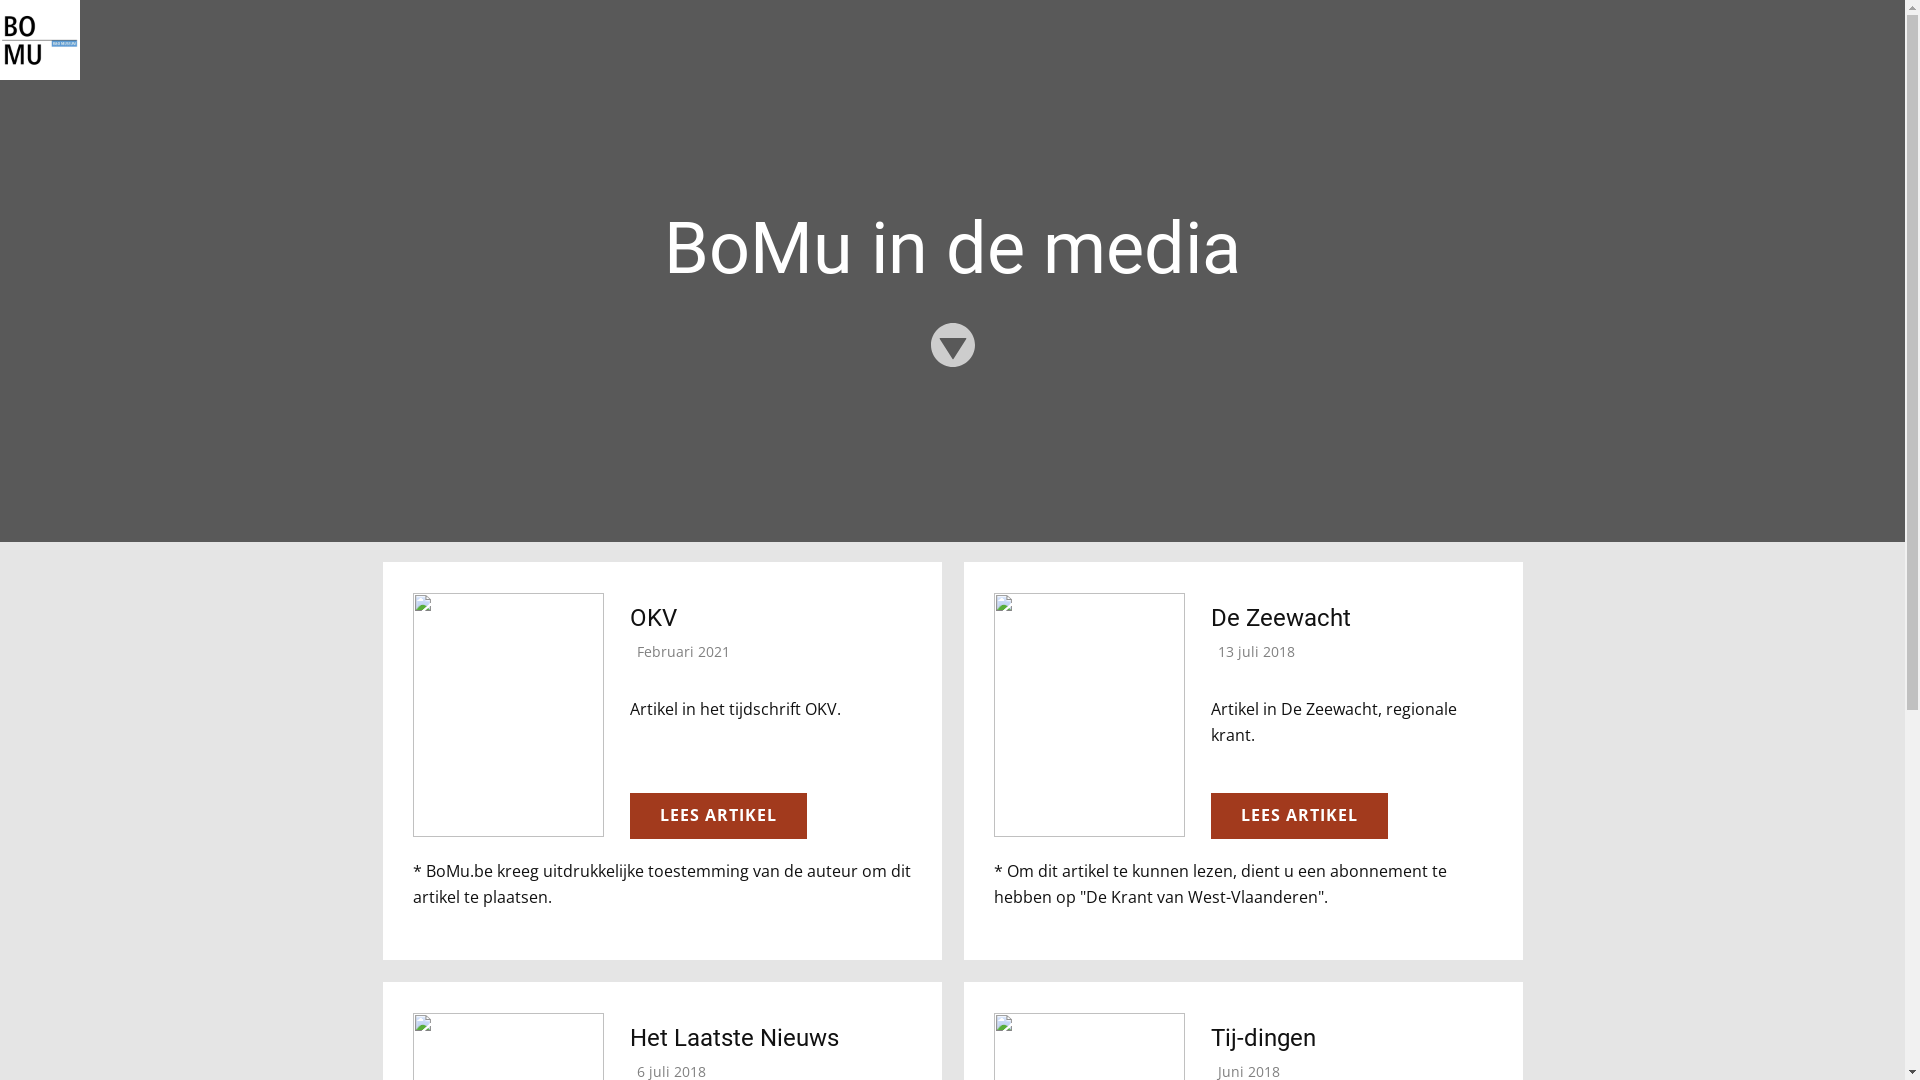 The image size is (1920, 1080). I want to click on 'LEES ARTIKEL', so click(718, 816).